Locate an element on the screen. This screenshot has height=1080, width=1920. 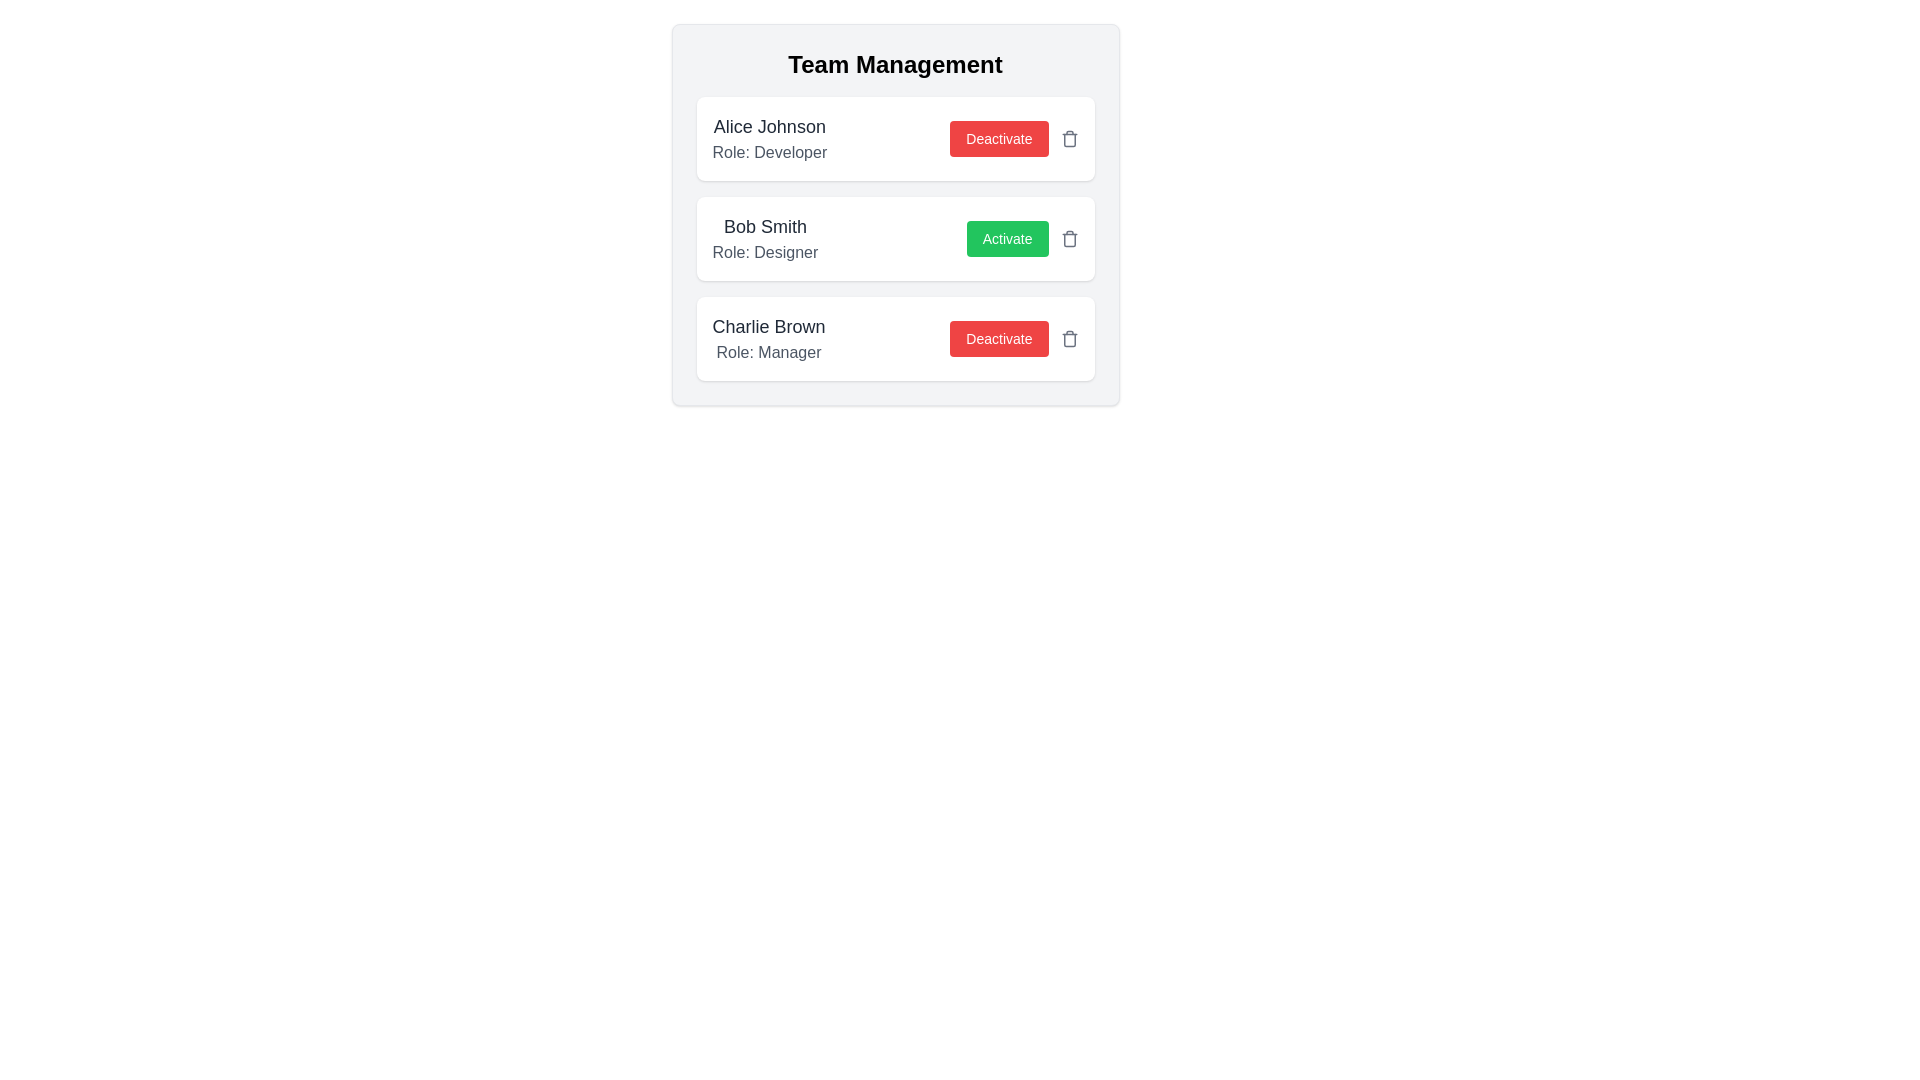
trash icon button to remove the team member Charlie Brown is located at coordinates (1068, 338).